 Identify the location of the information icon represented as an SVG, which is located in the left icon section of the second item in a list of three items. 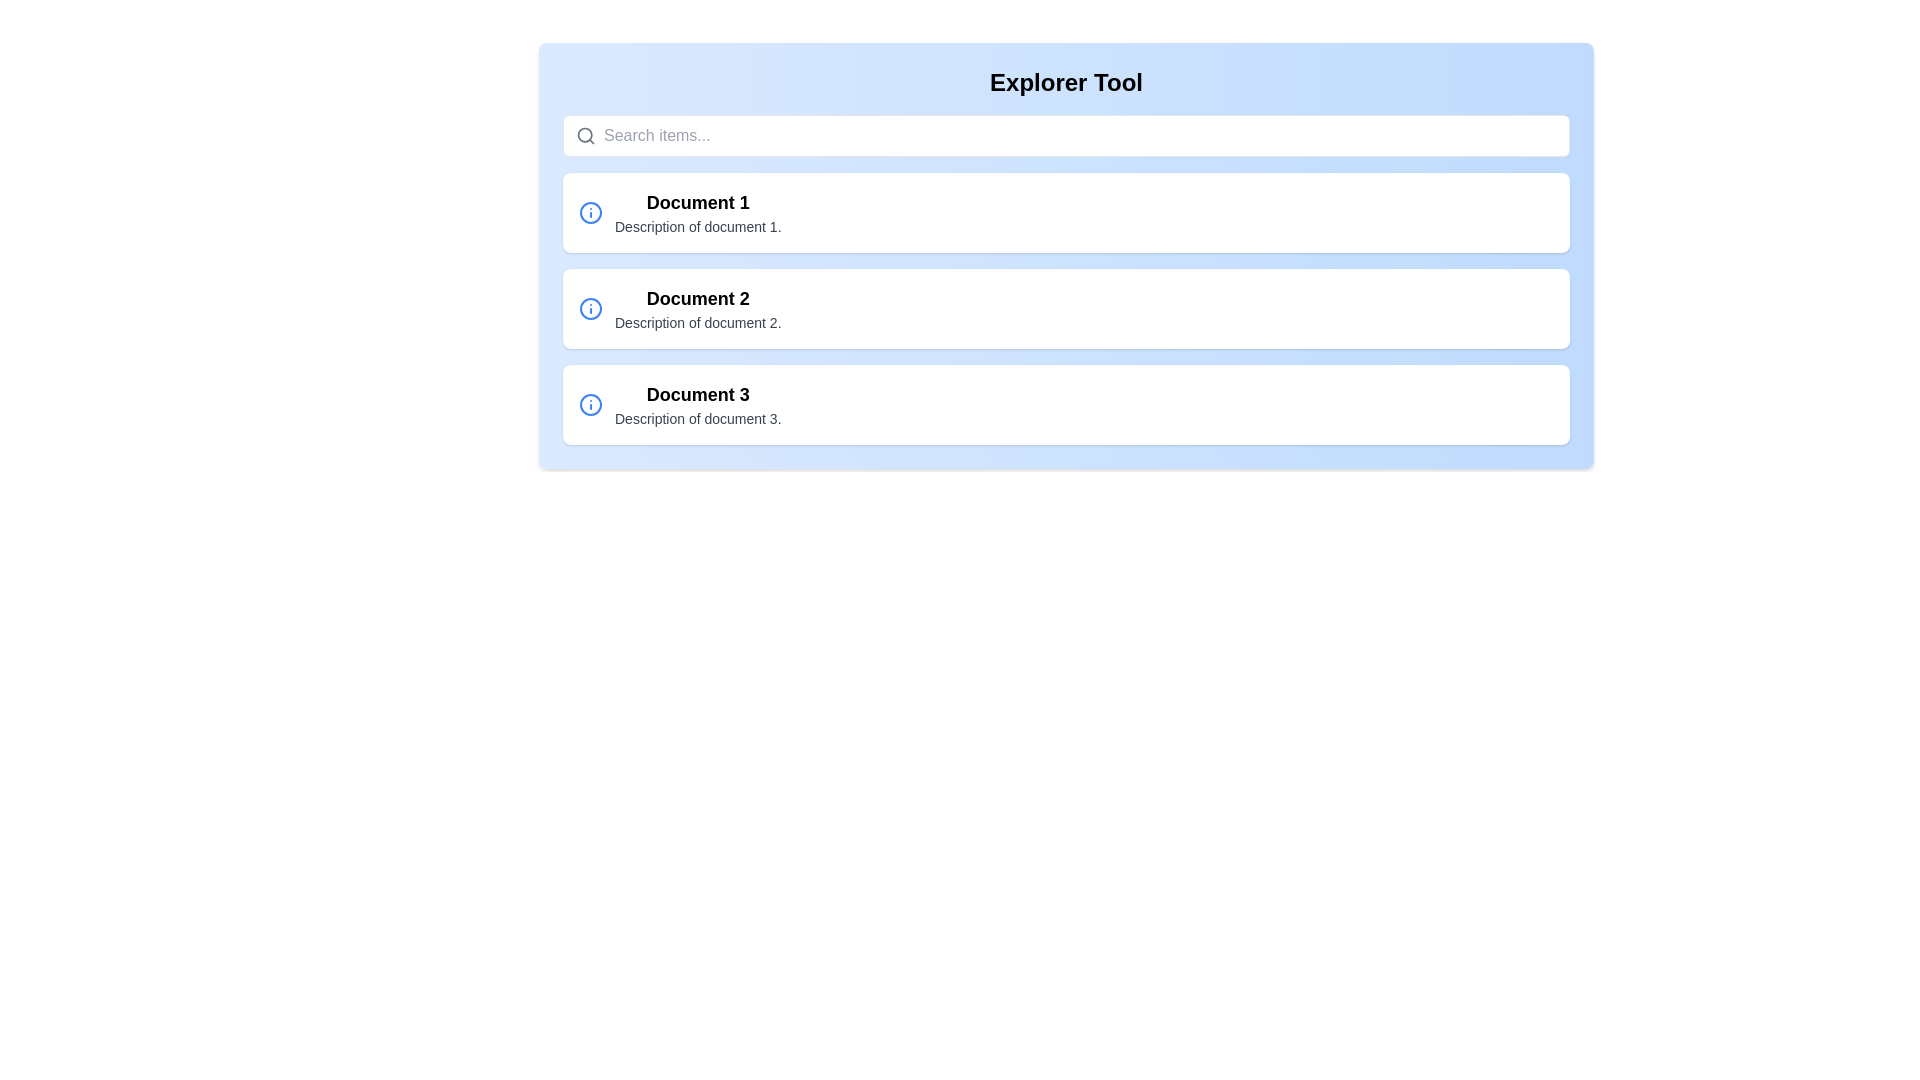
(589, 308).